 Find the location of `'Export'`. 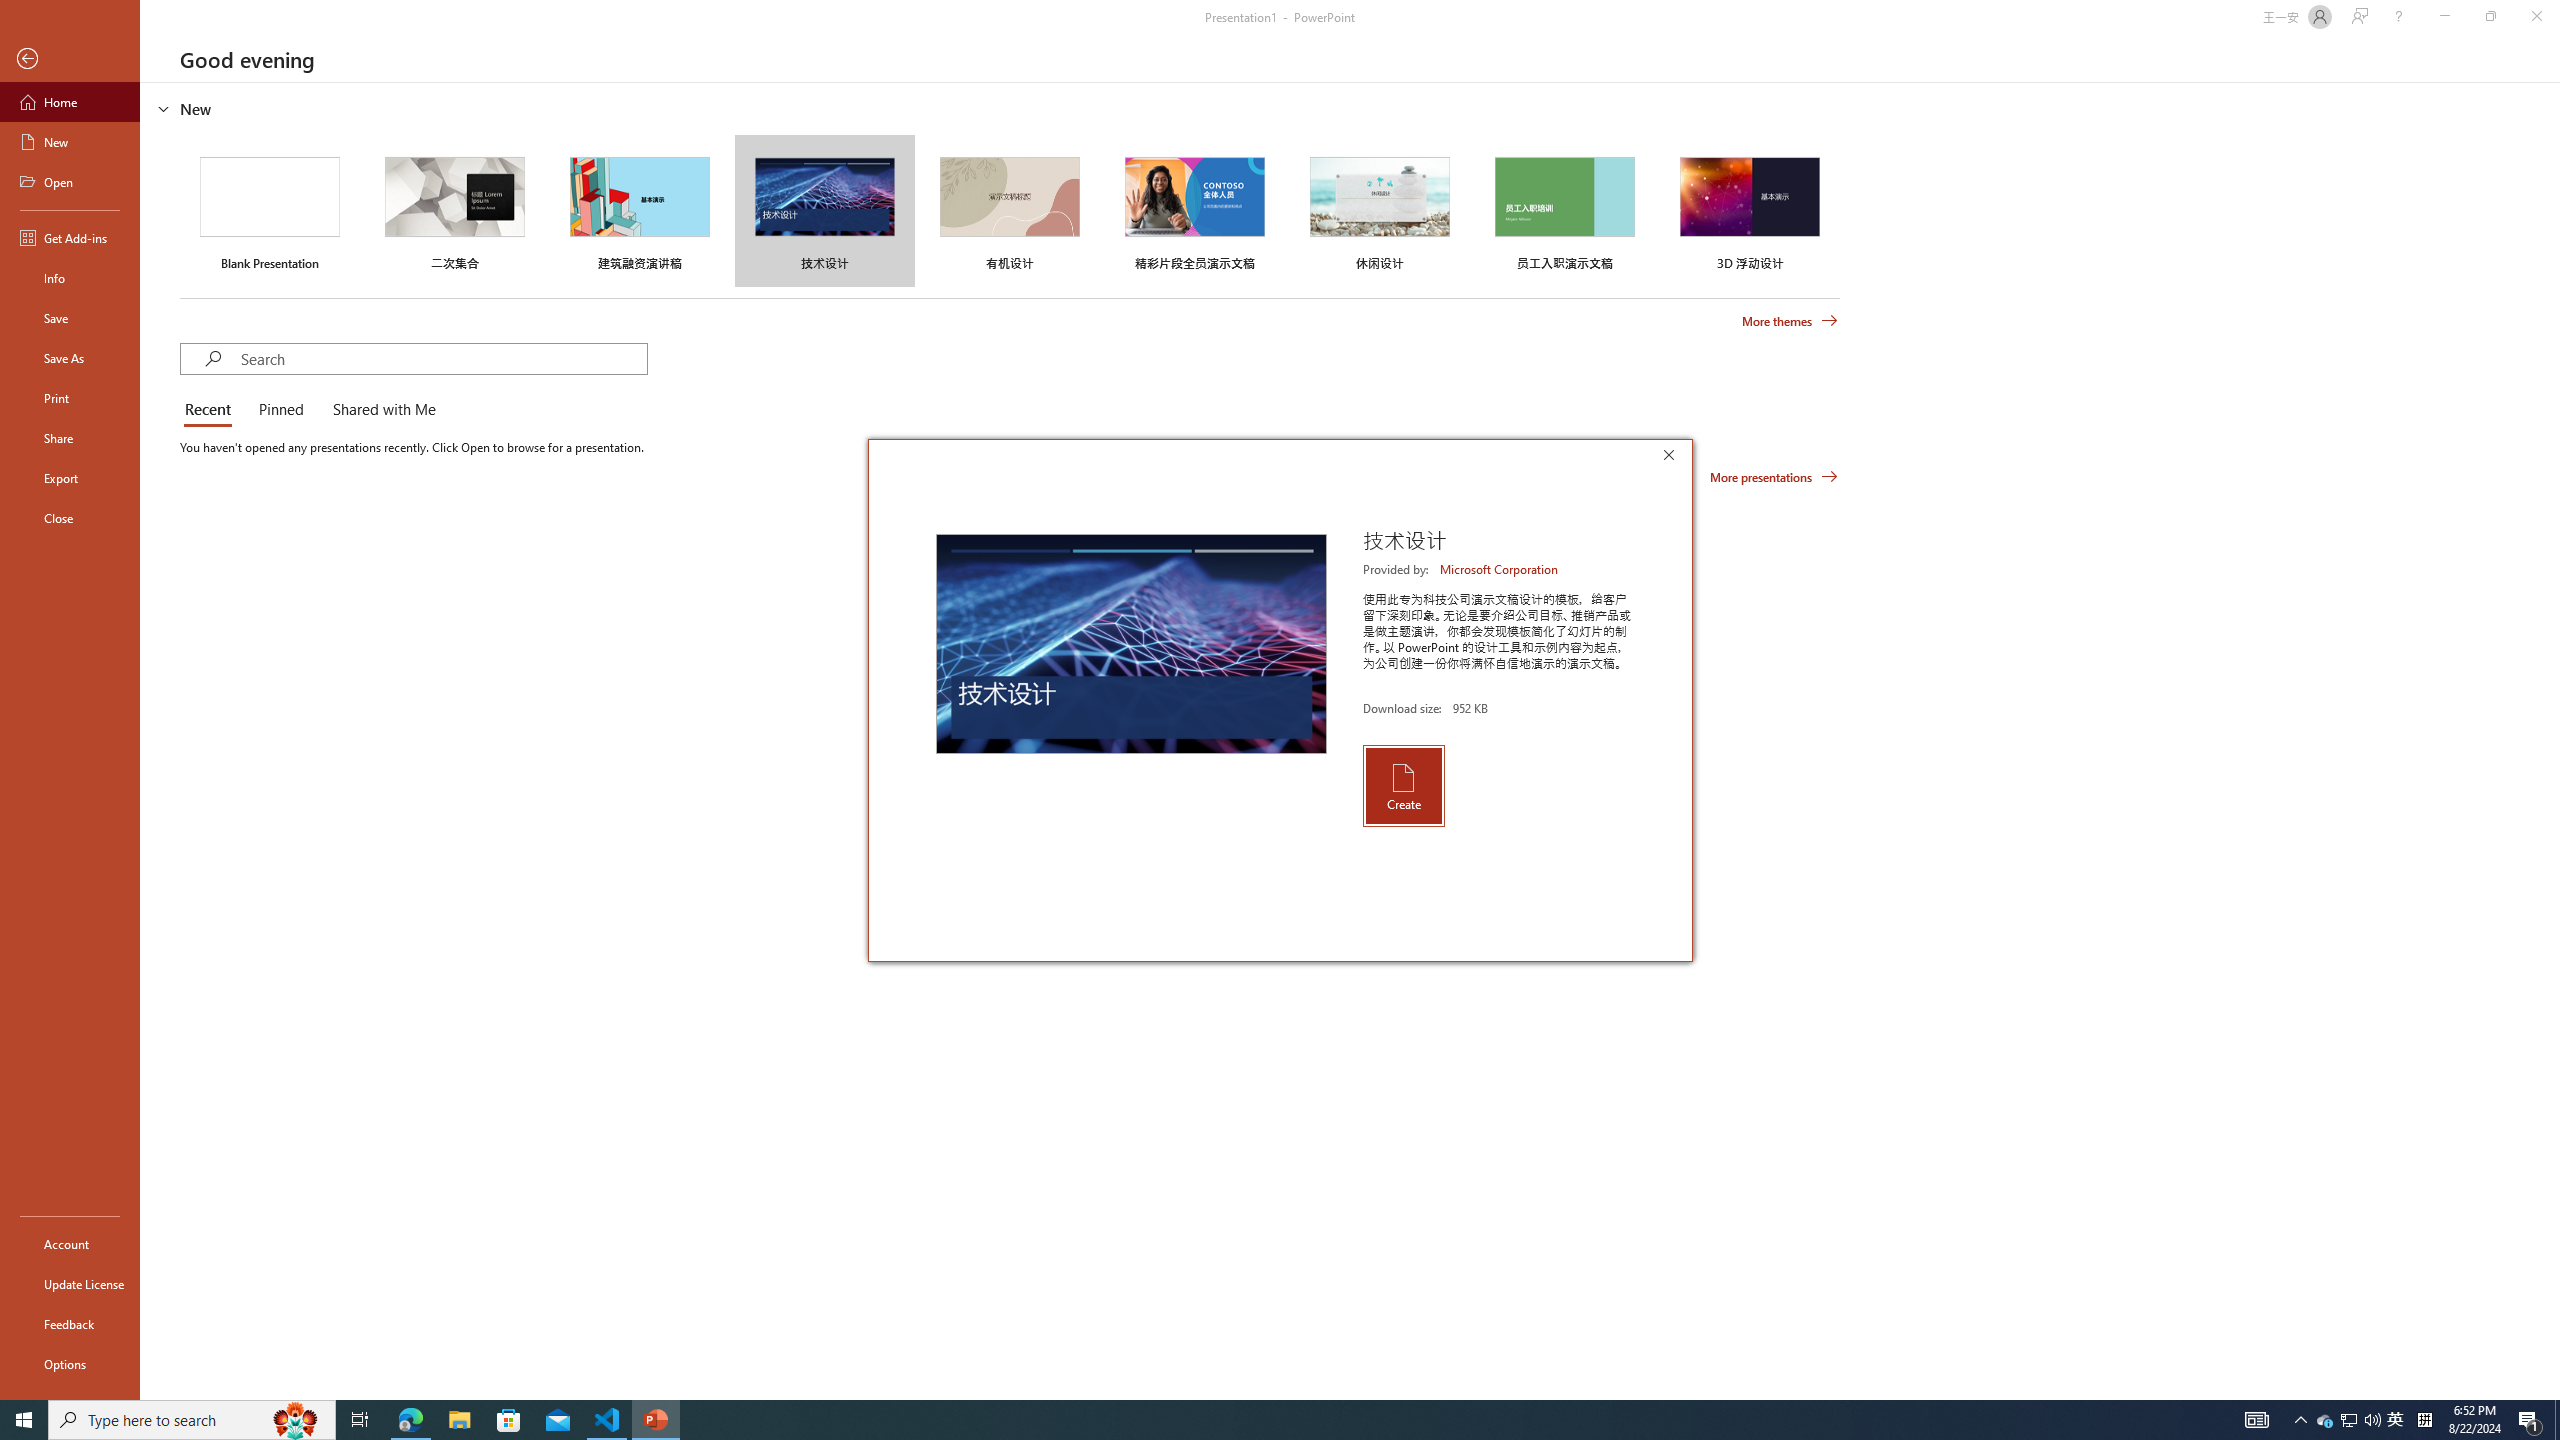

'Export' is located at coordinates (69, 478).